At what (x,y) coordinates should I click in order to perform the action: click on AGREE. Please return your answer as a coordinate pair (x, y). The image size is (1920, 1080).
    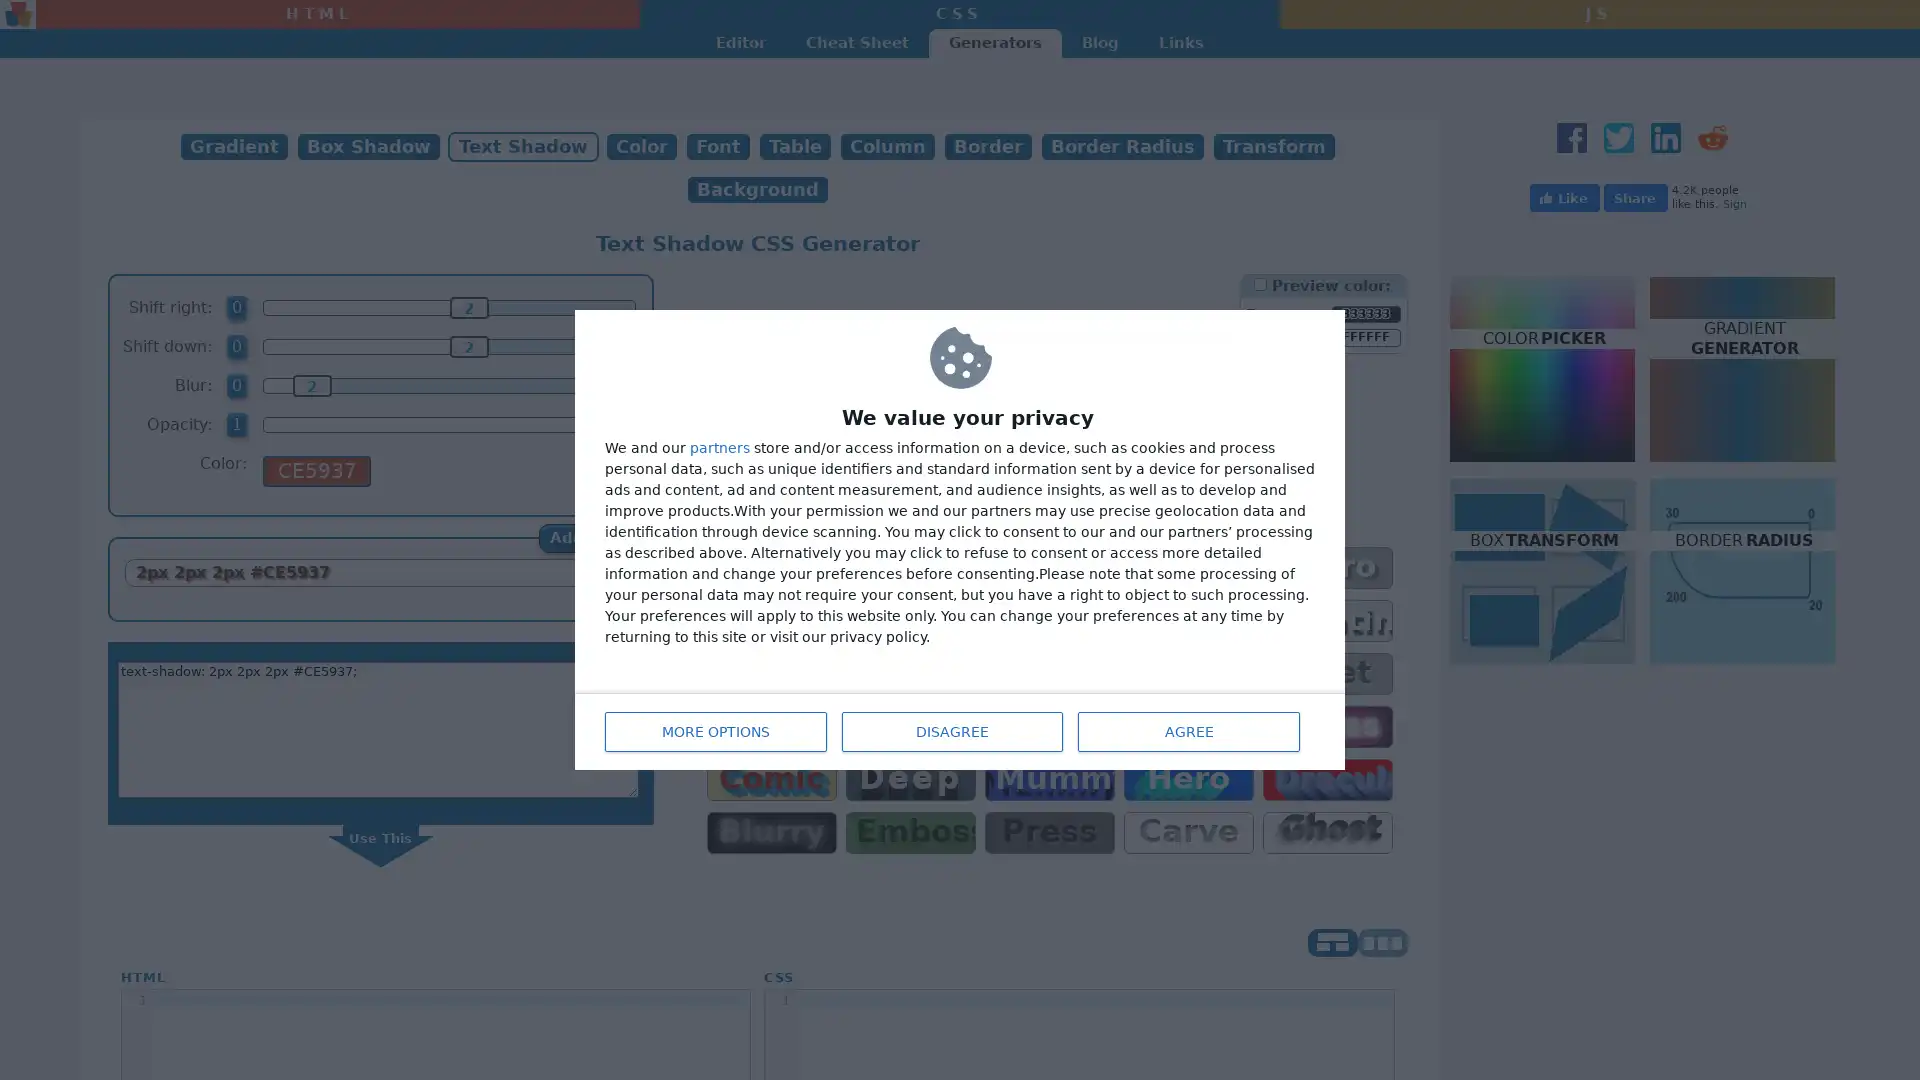
    Looking at the image, I should click on (1189, 732).